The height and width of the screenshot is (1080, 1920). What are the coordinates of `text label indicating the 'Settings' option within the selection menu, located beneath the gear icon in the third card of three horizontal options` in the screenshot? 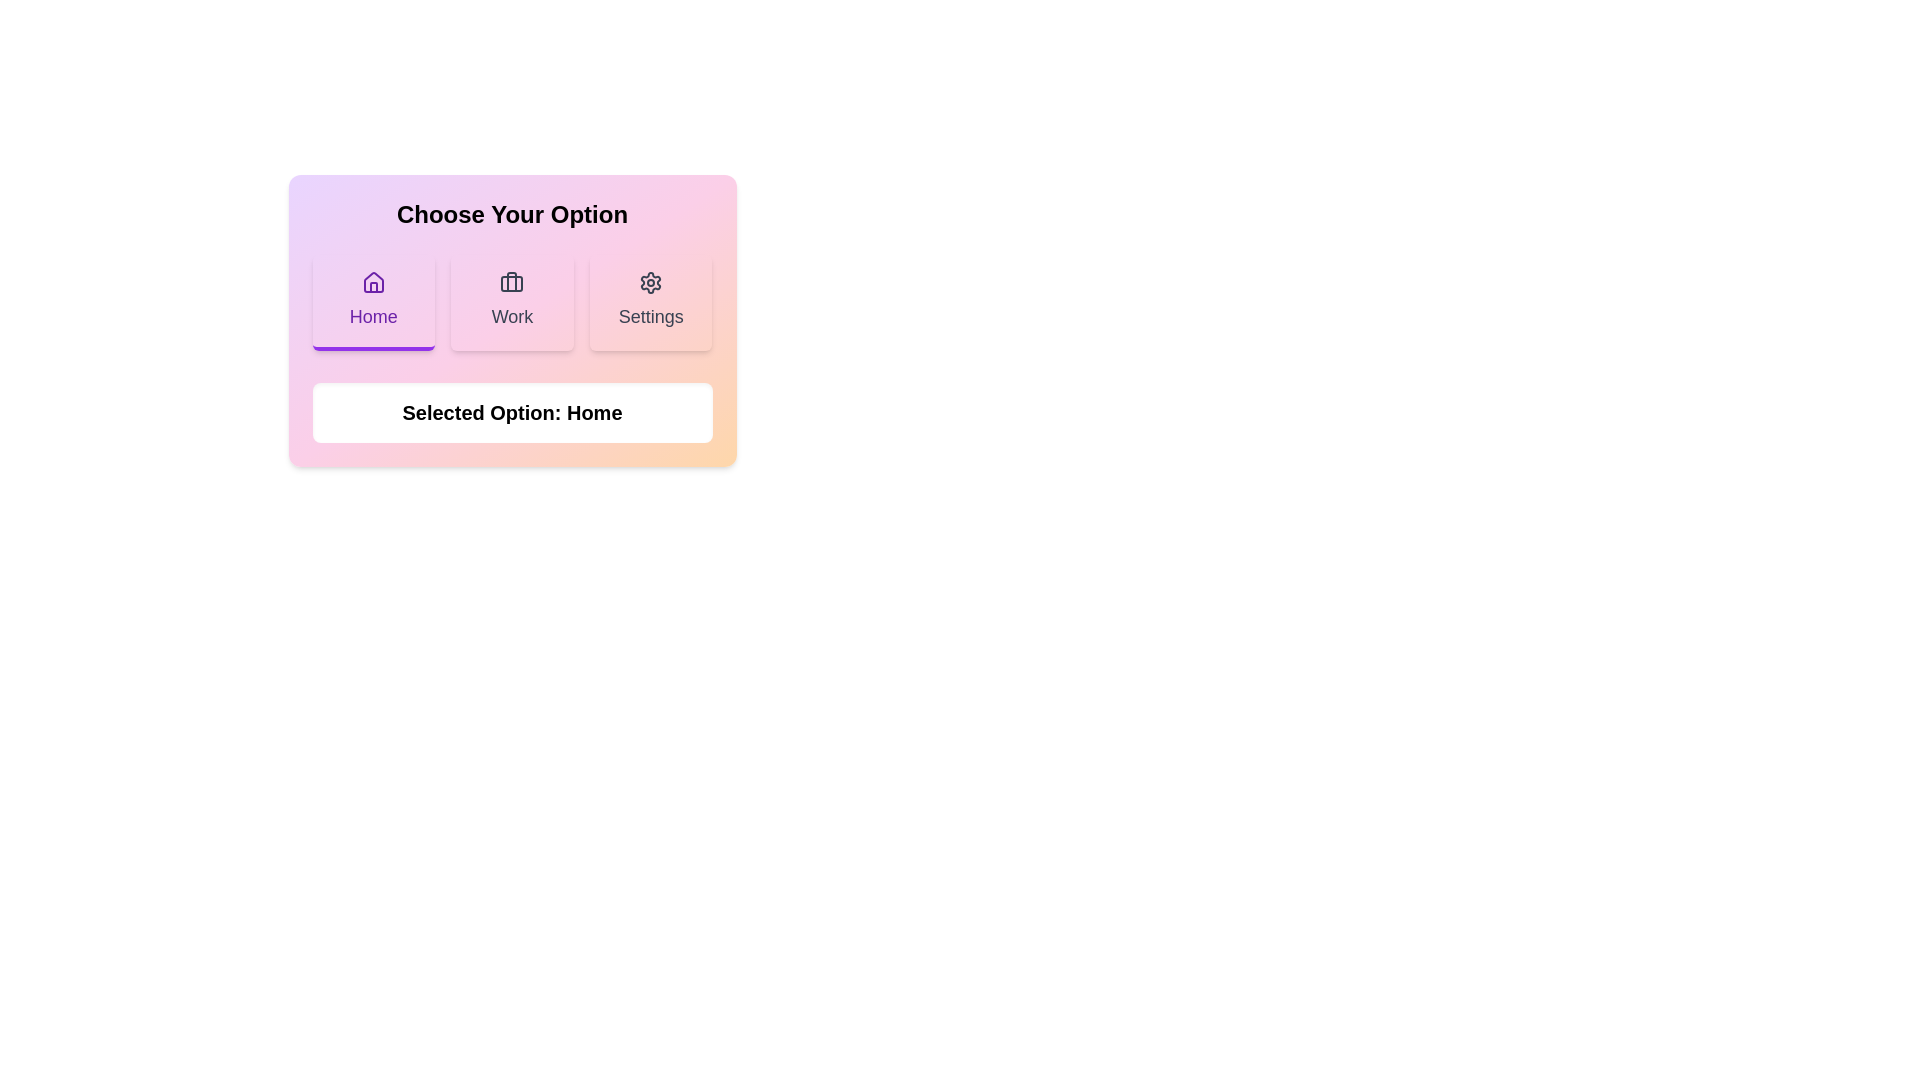 It's located at (651, 315).